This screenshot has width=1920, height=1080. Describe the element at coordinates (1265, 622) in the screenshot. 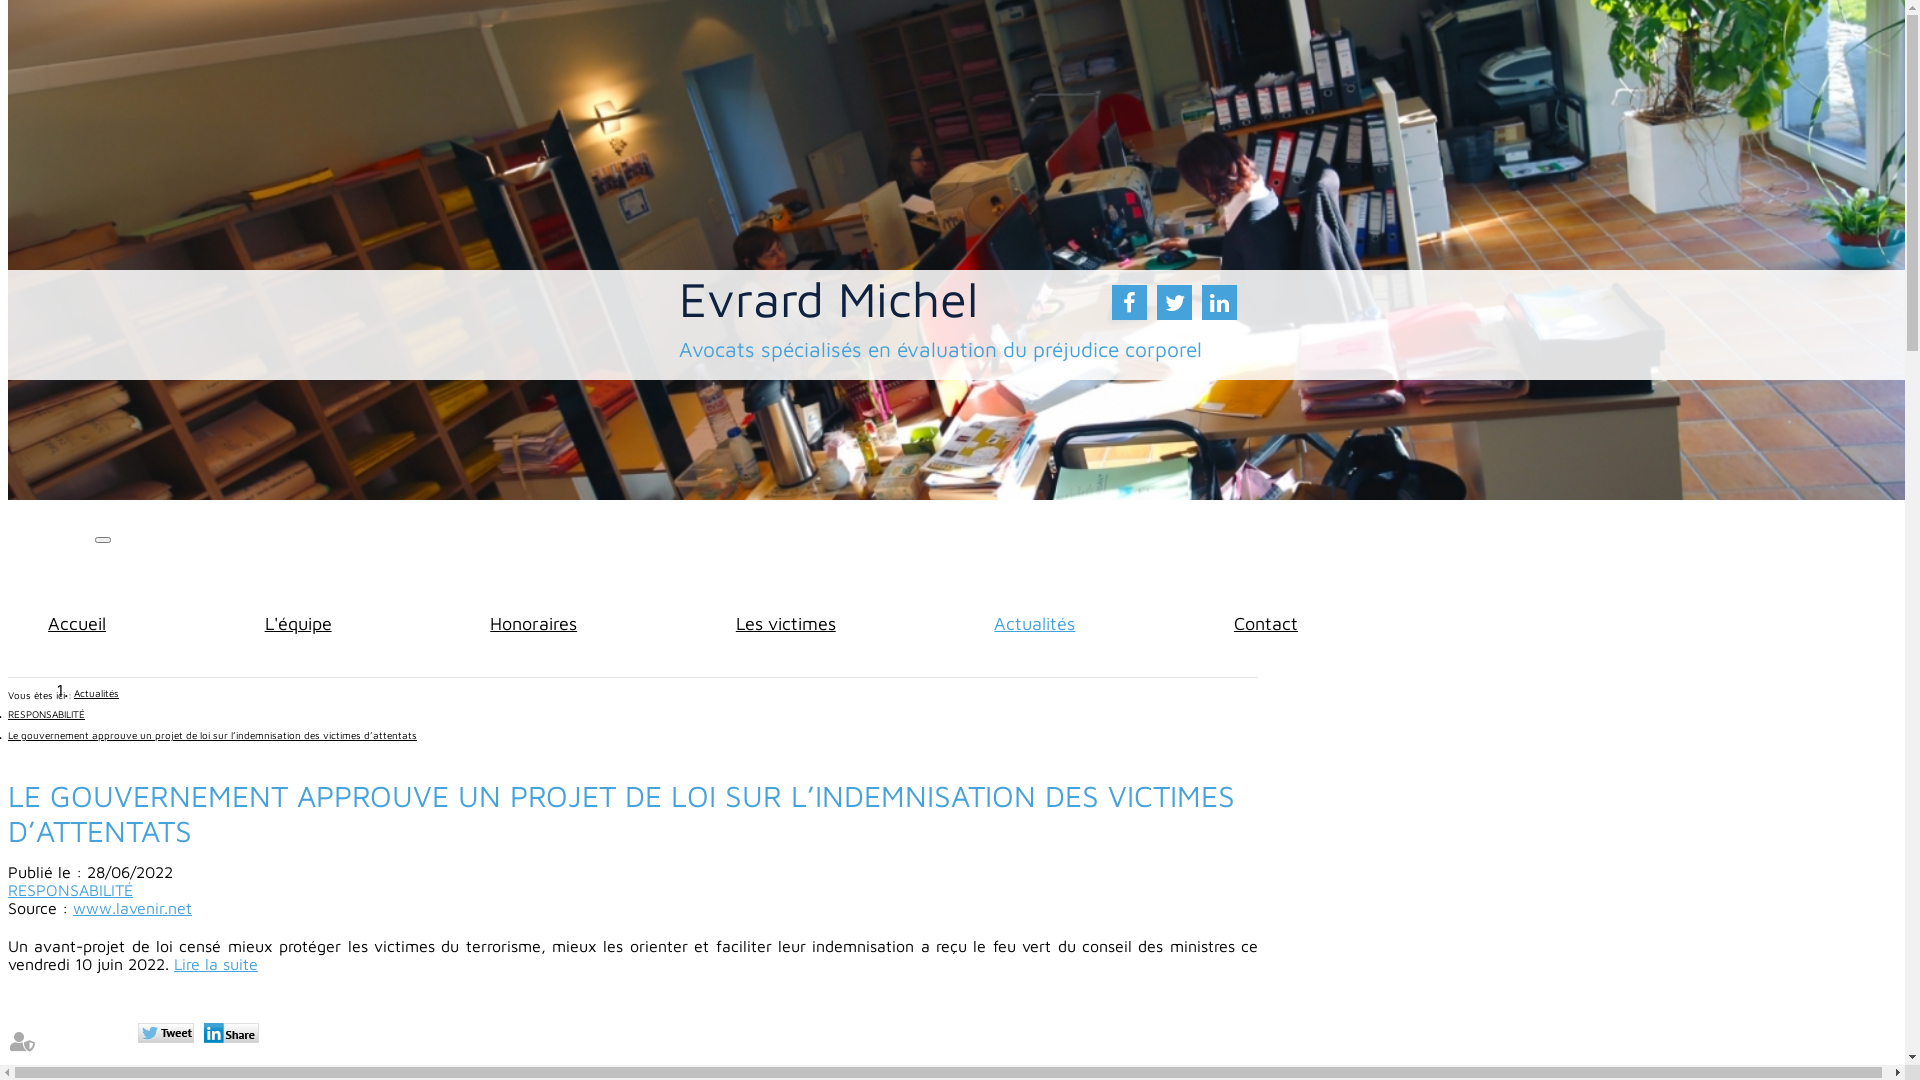

I see `'Contact'` at that location.